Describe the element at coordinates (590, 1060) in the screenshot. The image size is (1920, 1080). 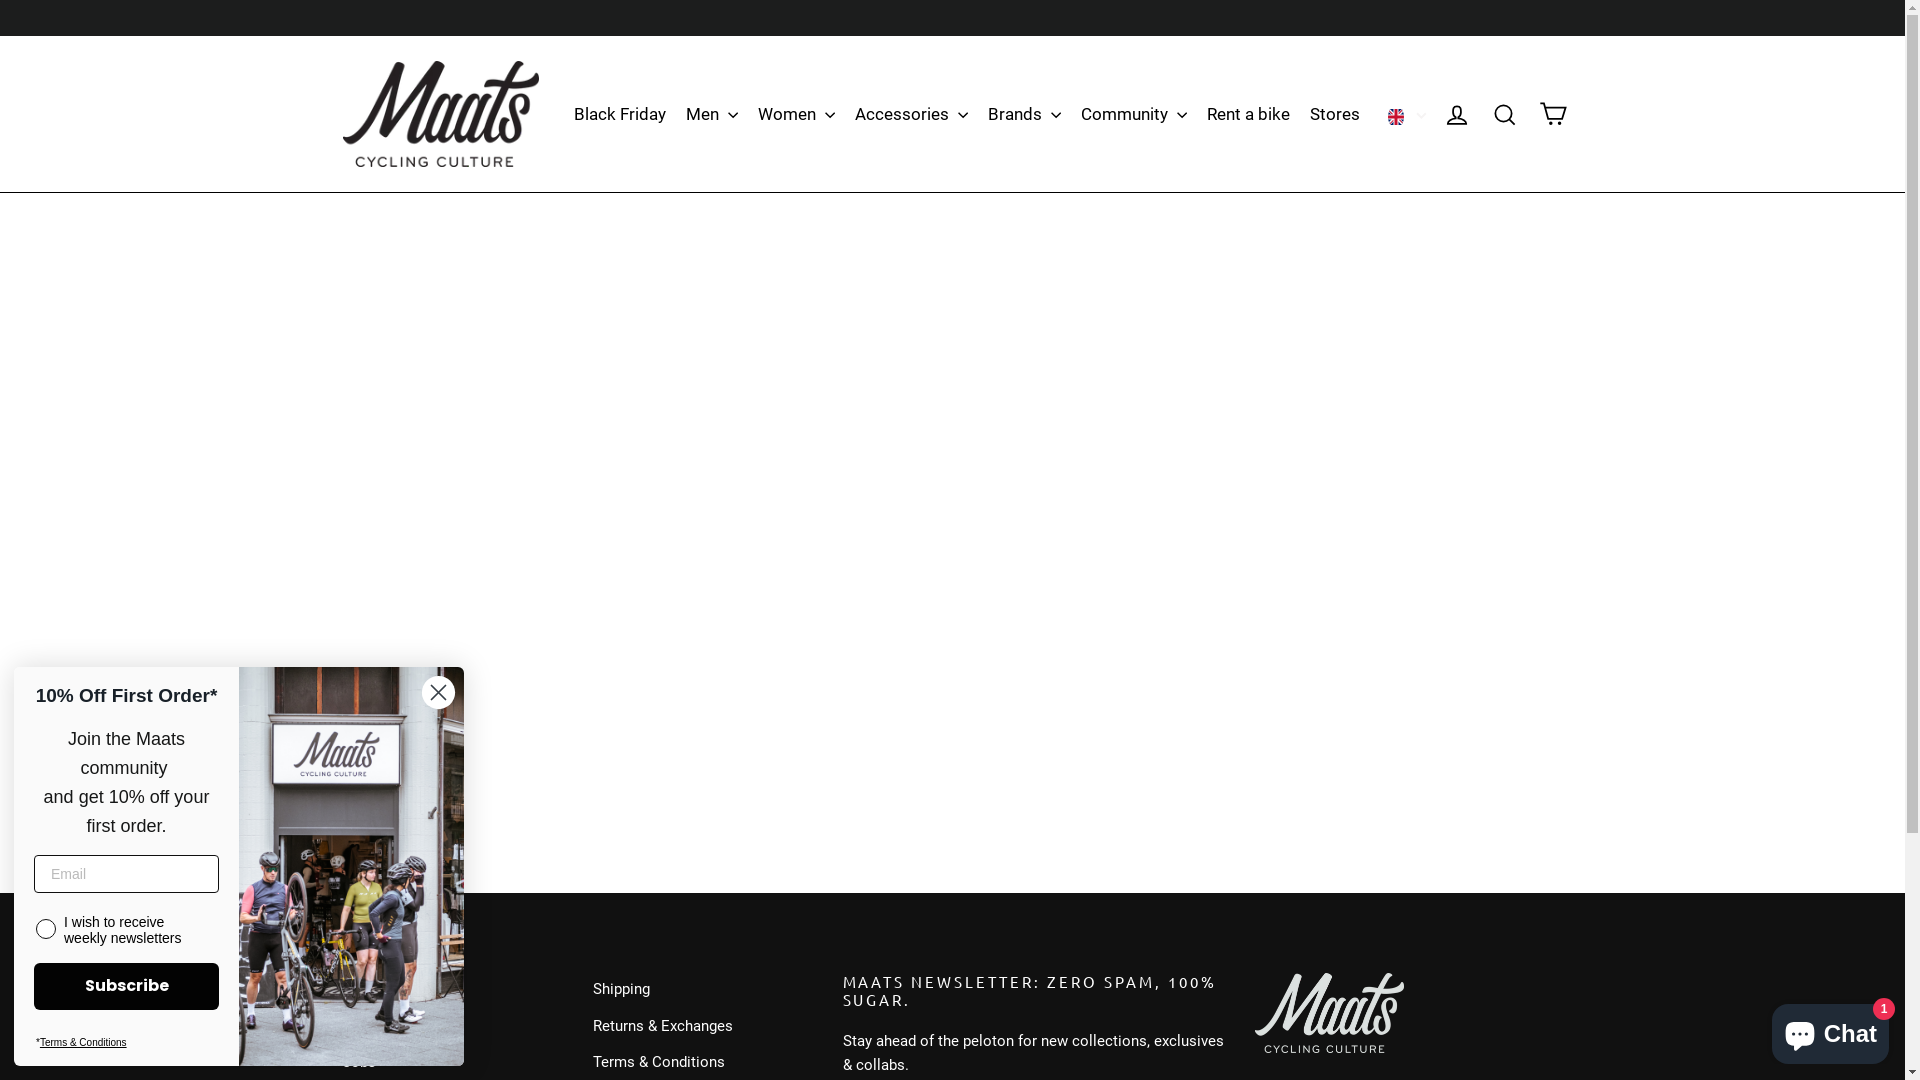
I see `'Terms & Conditions'` at that location.